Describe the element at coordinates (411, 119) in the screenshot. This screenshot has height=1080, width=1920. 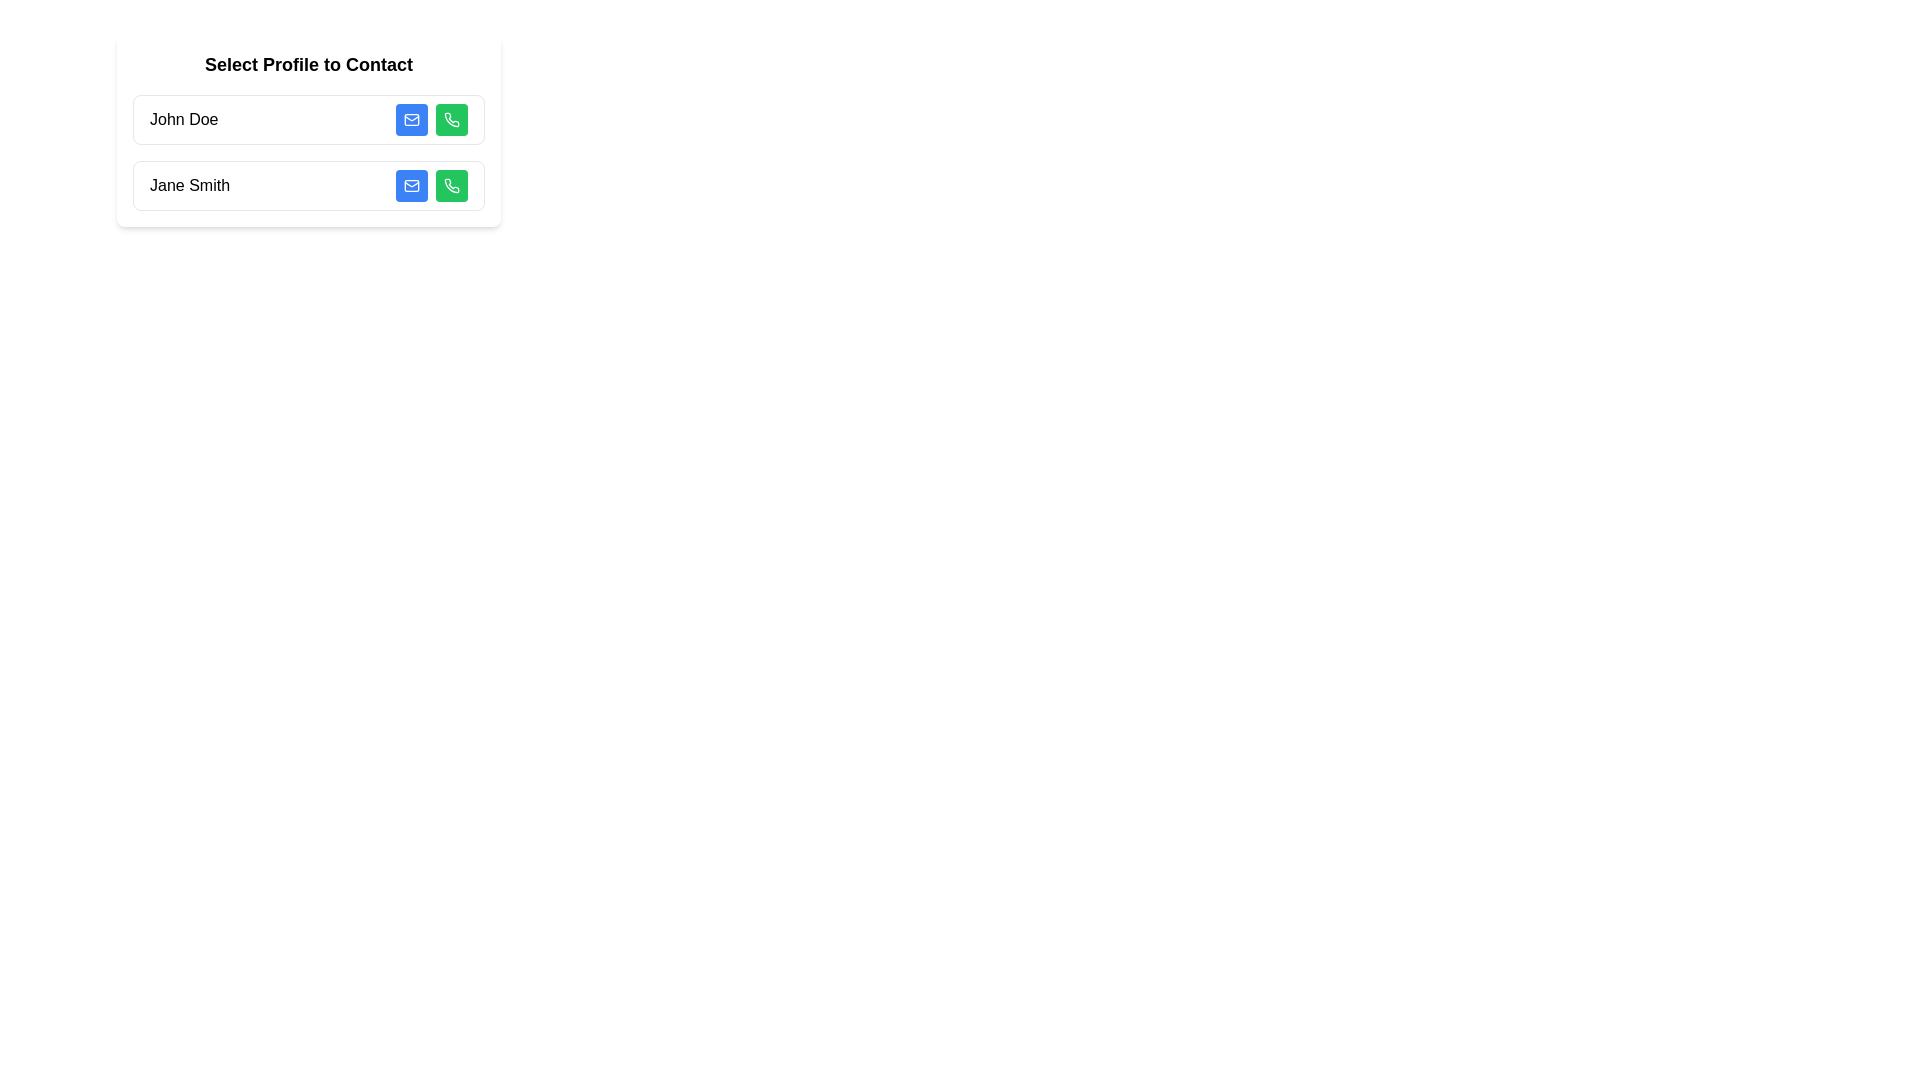
I see `the small, rounded rectangular blue button with a white envelope icon located to the right of the 'John Doe' text entry to initiate the email function` at that location.